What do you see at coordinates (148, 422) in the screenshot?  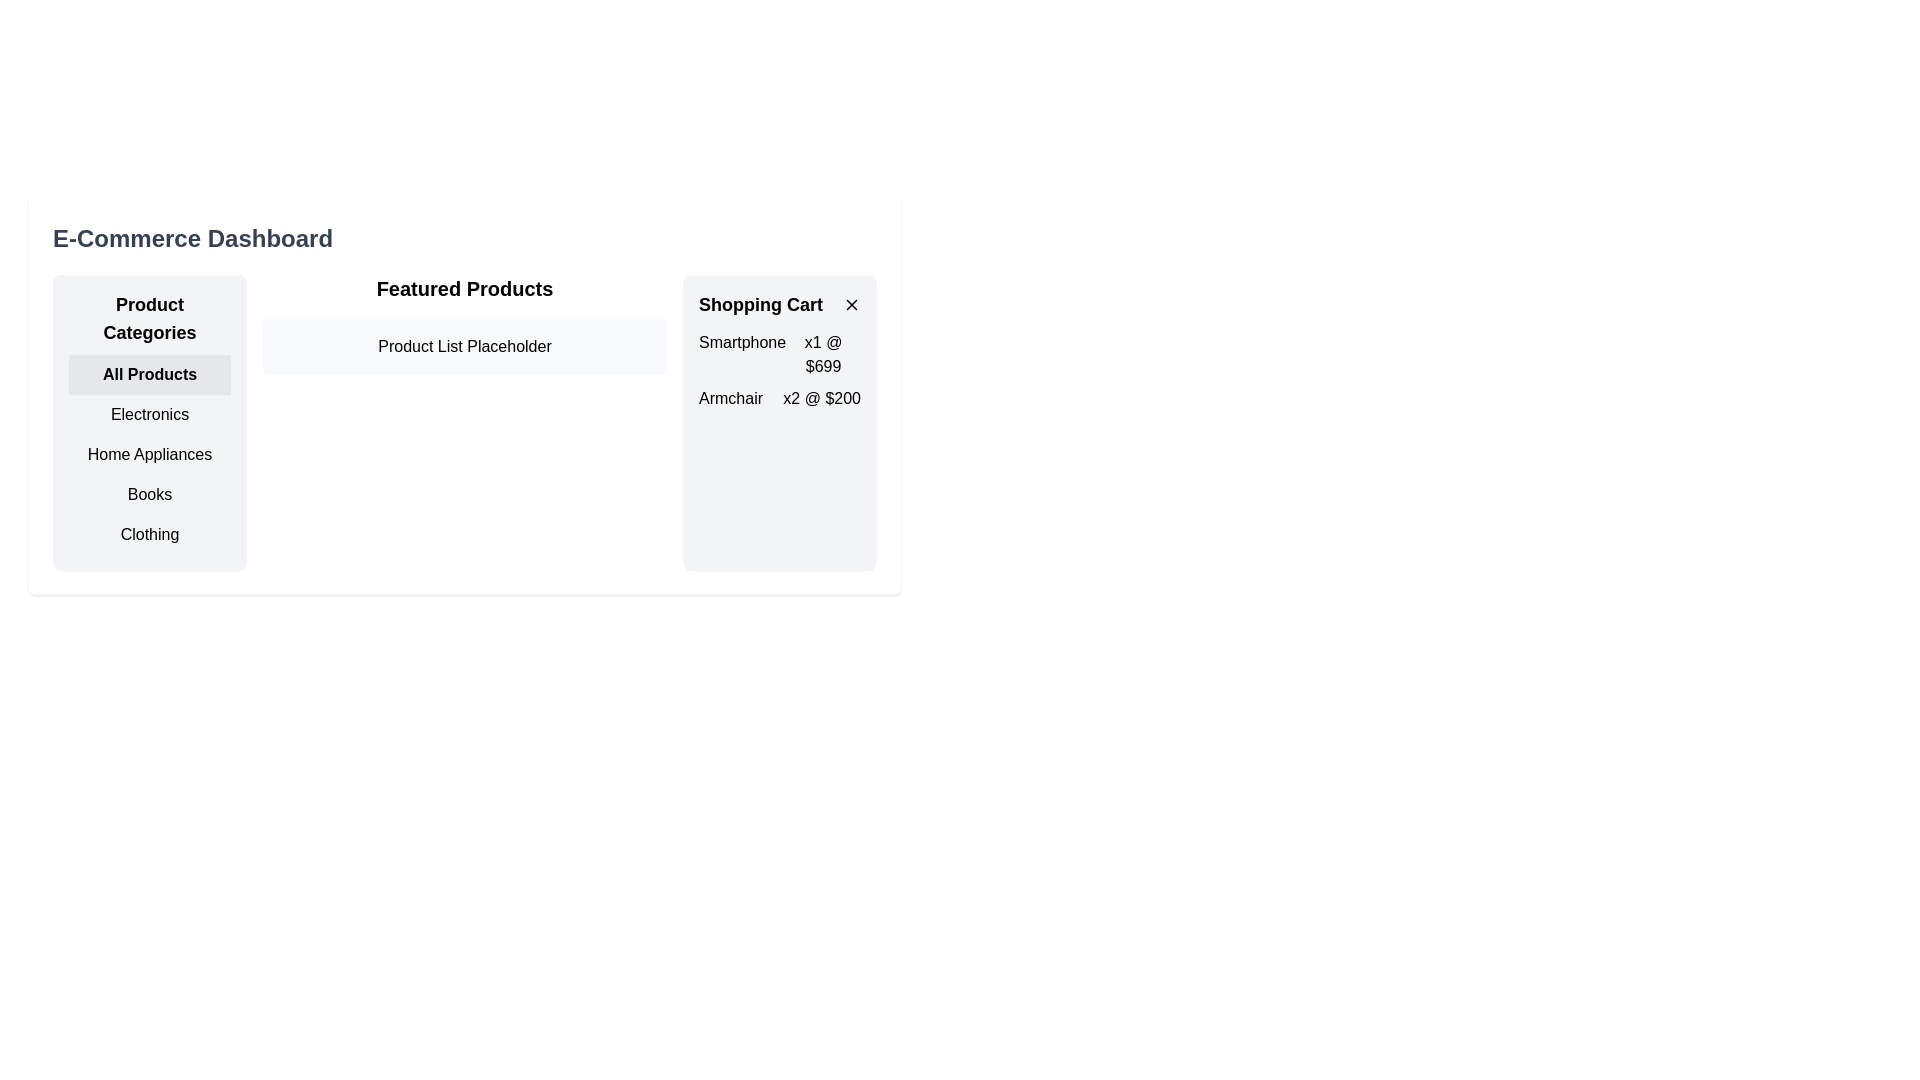 I see `the vertical navigation menu` at bounding box center [148, 422].